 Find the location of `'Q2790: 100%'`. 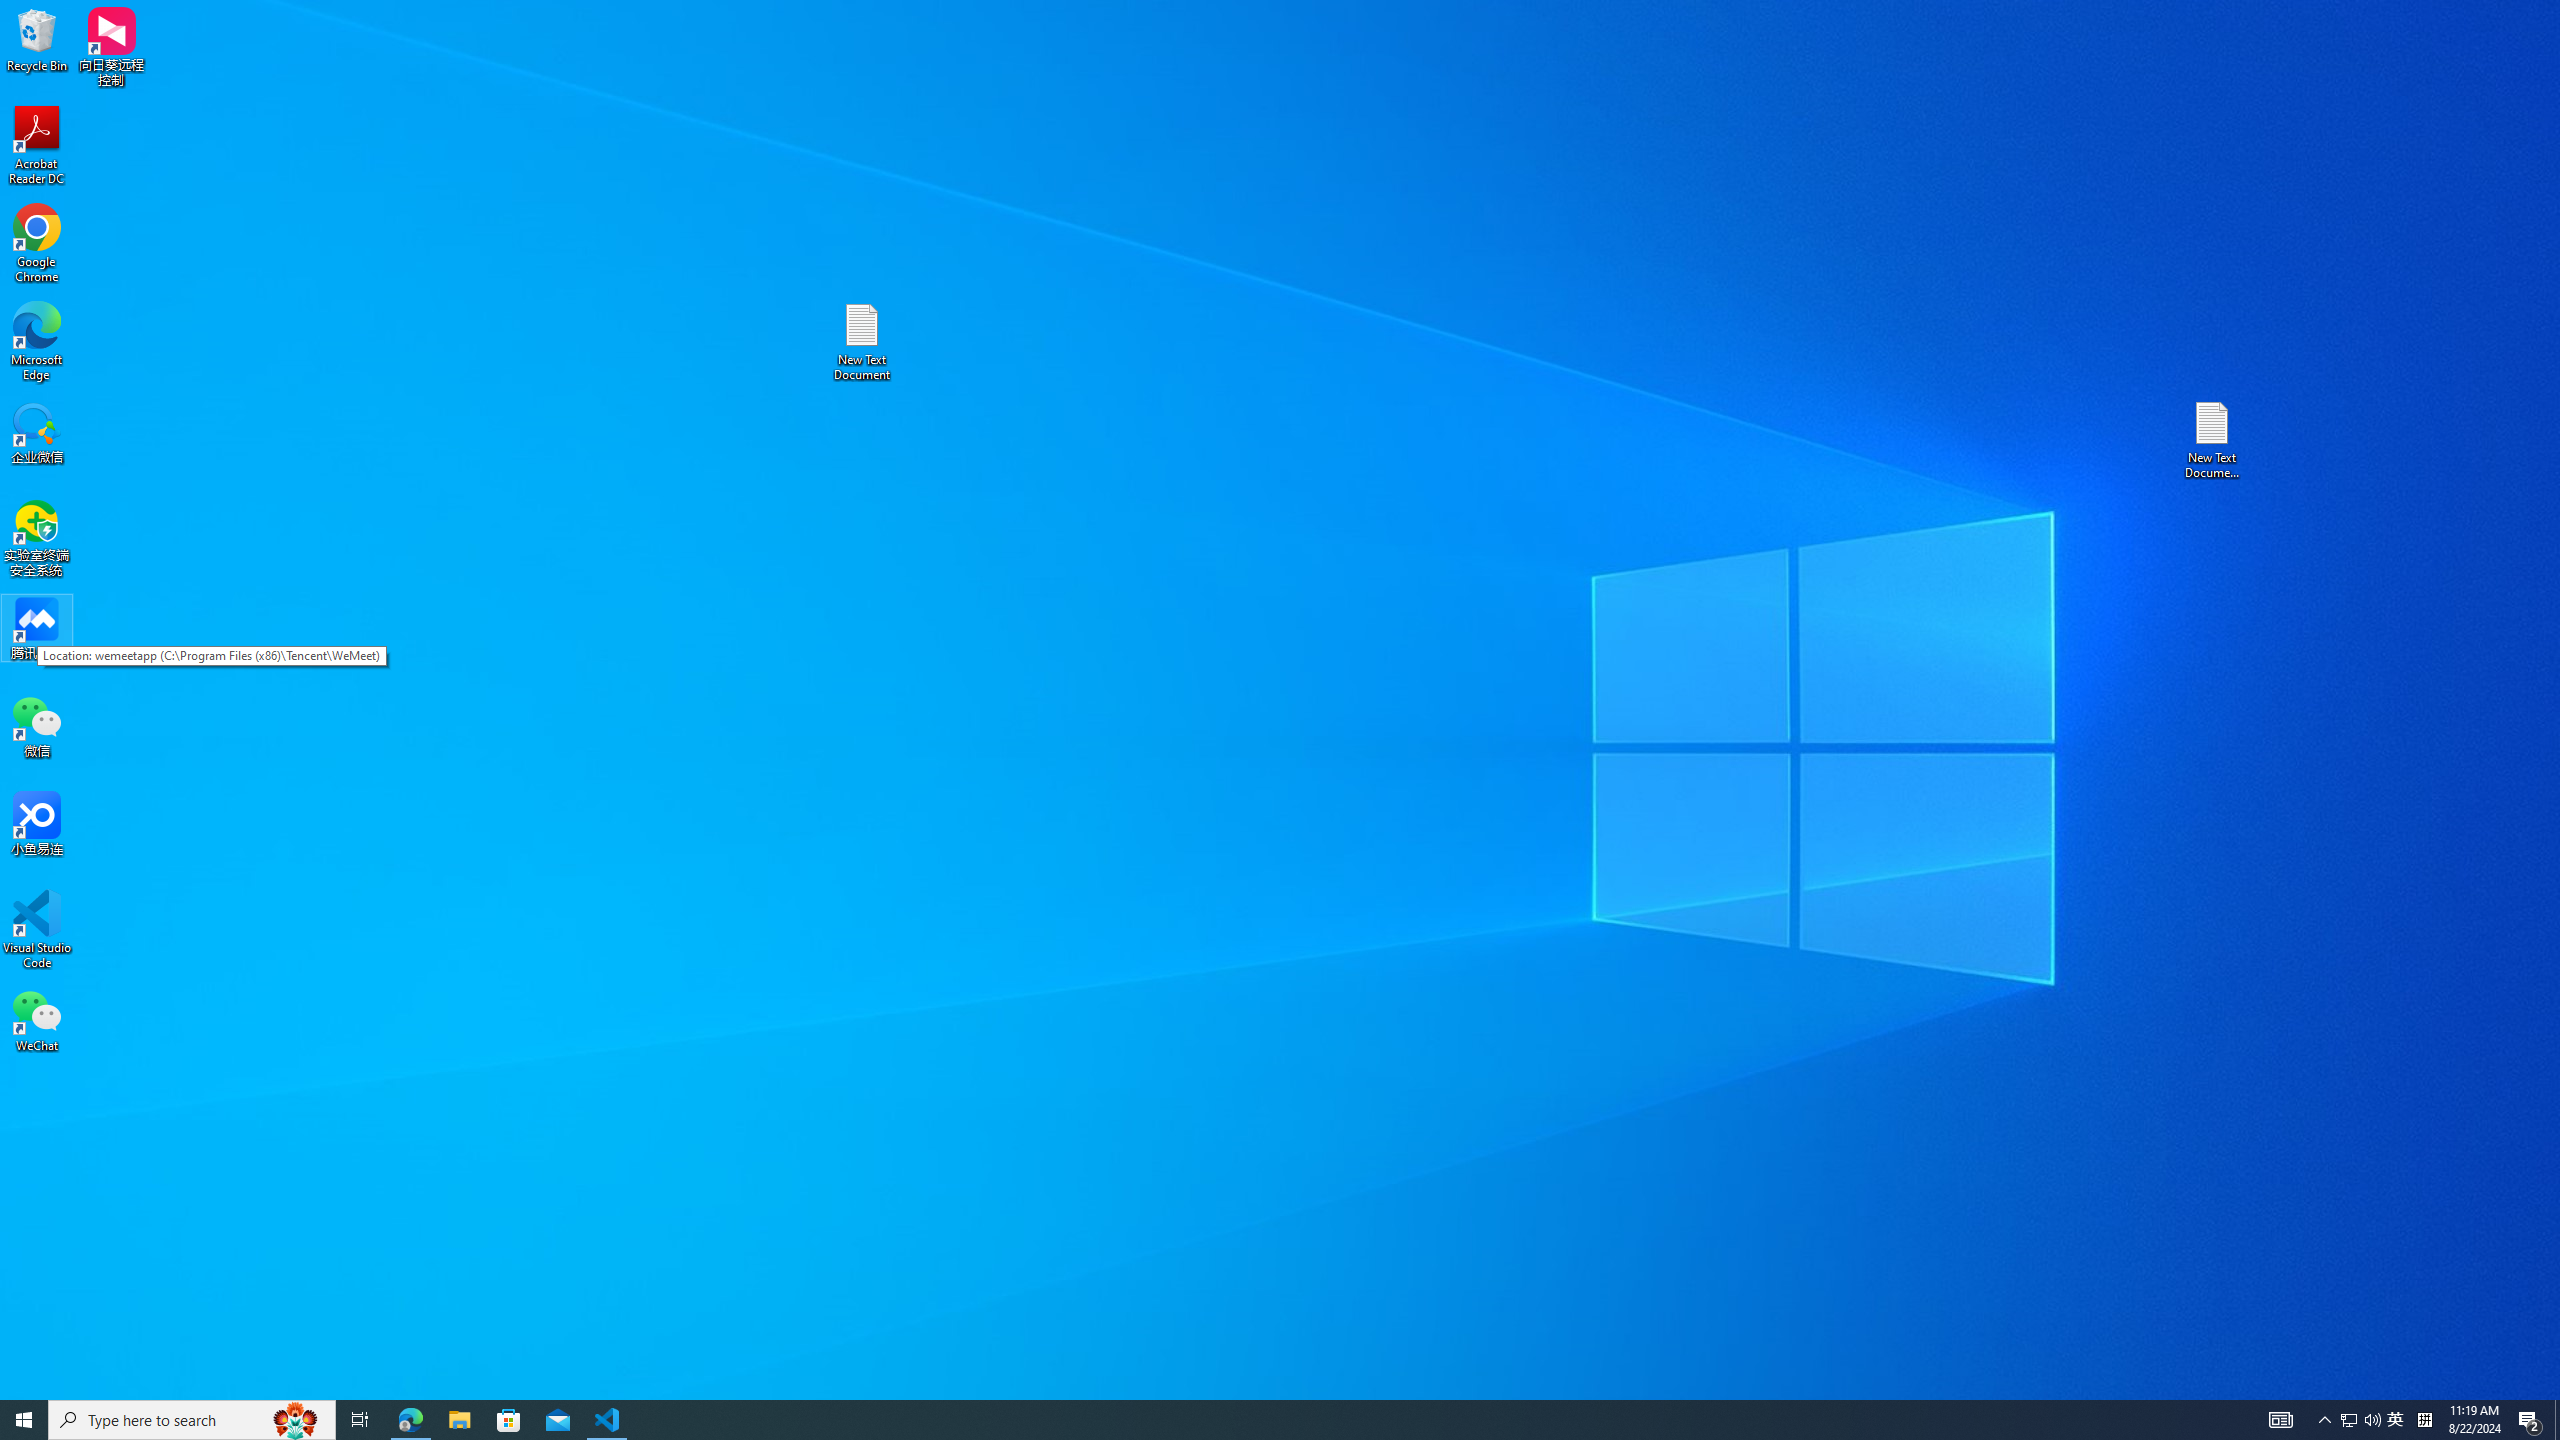

'Q2790: 100%' is located at coordinates (2372, 1418).